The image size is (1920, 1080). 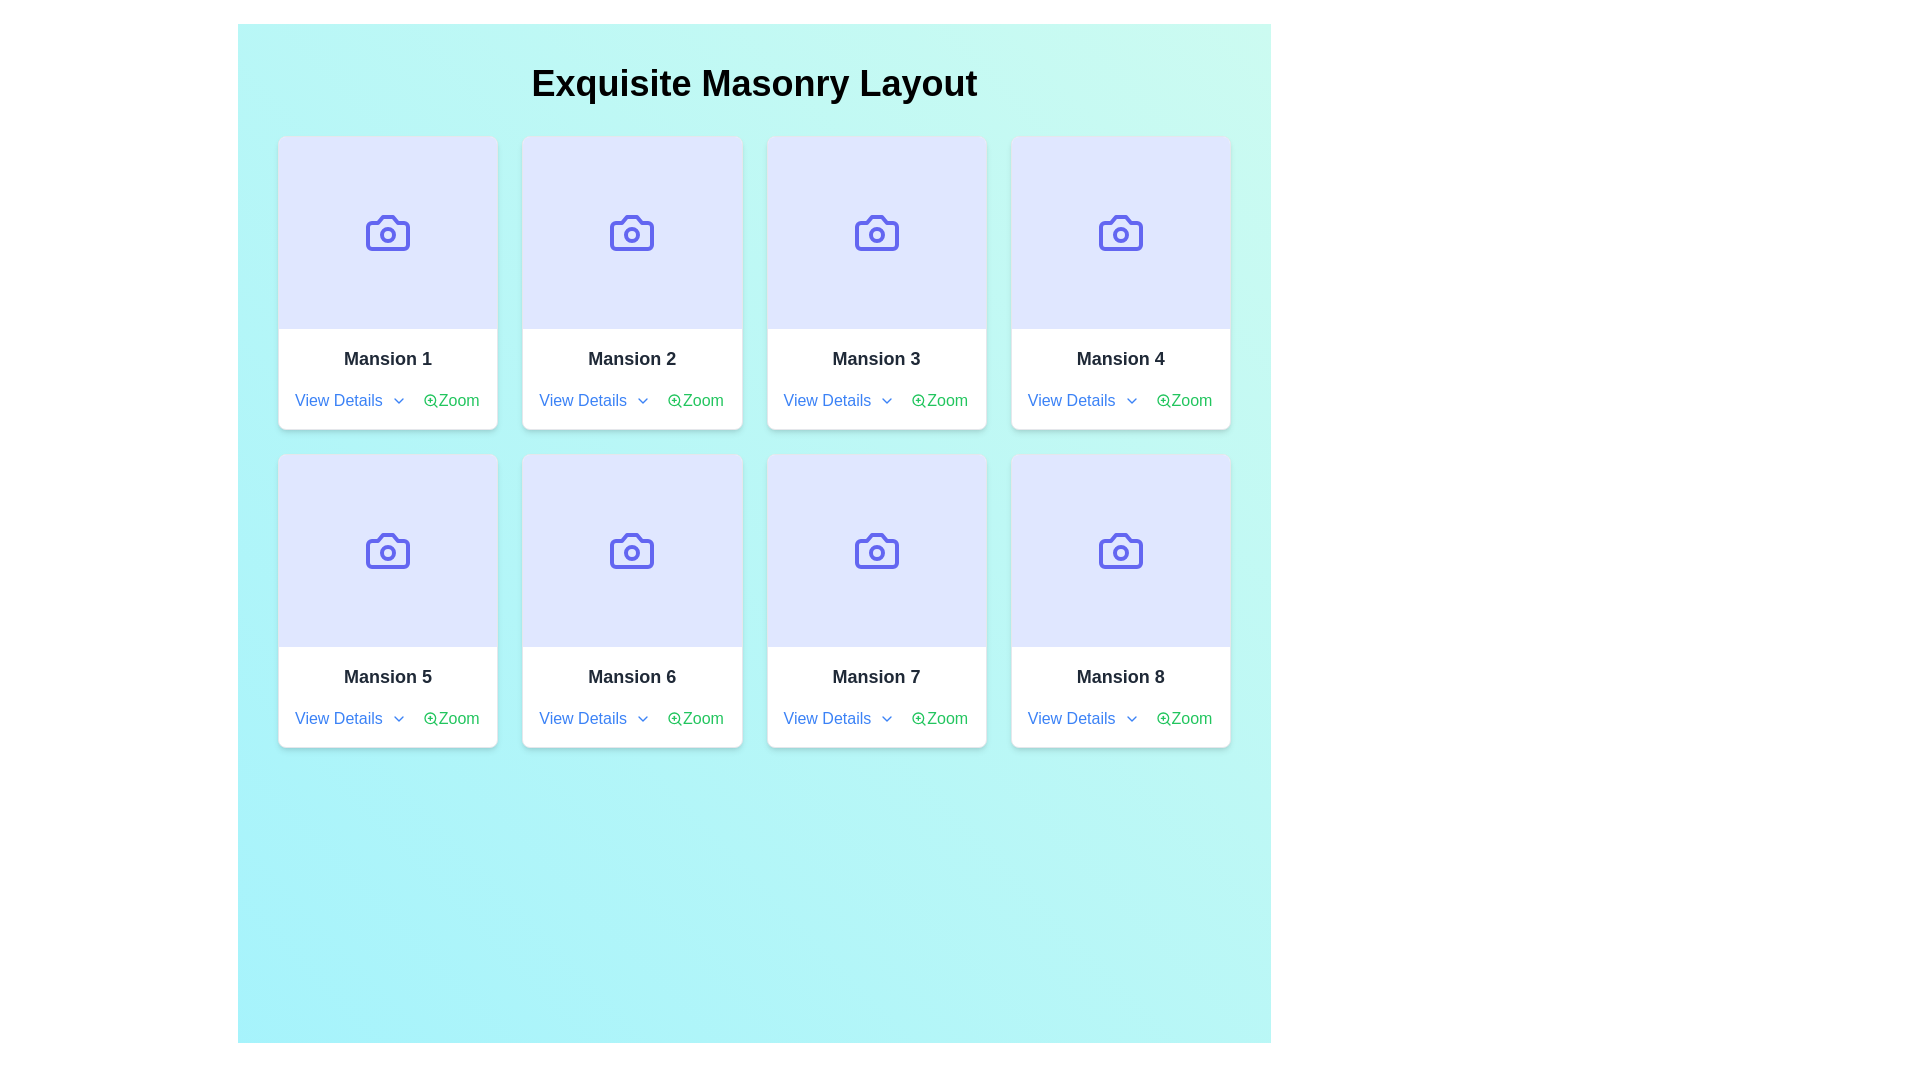 What do you see at coordinates (1120, 234) in the screenshot?
I see `the SVG Circle element that serves as a decorative feature within the camera icon in the fourth card of the grid layout titled 'Mansion 4'` at bounding box center [1120, 234].